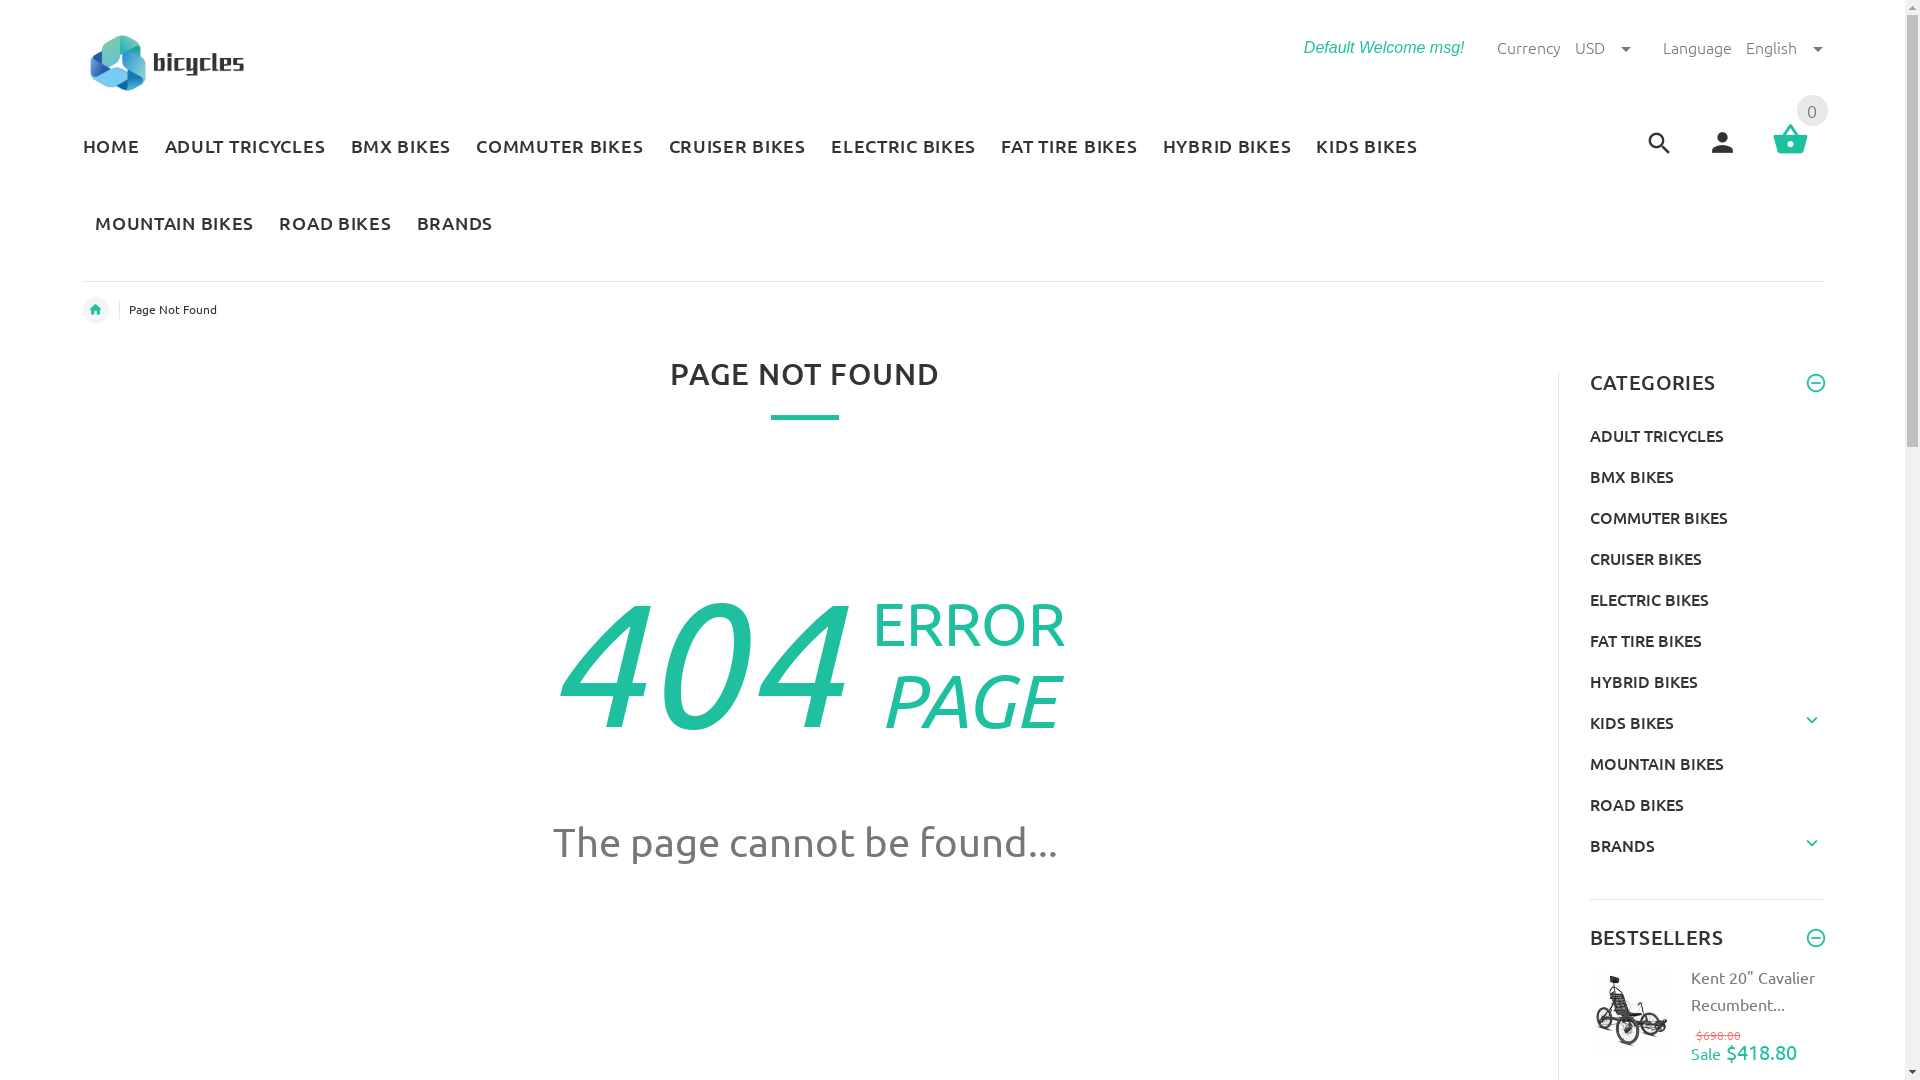 This screenshot has width=1920, height=1080. What do you see at coordinates (901, 146) in the screenshot?
I see `'ELECTRIC BIKES'` at bounding box center [901, 146].